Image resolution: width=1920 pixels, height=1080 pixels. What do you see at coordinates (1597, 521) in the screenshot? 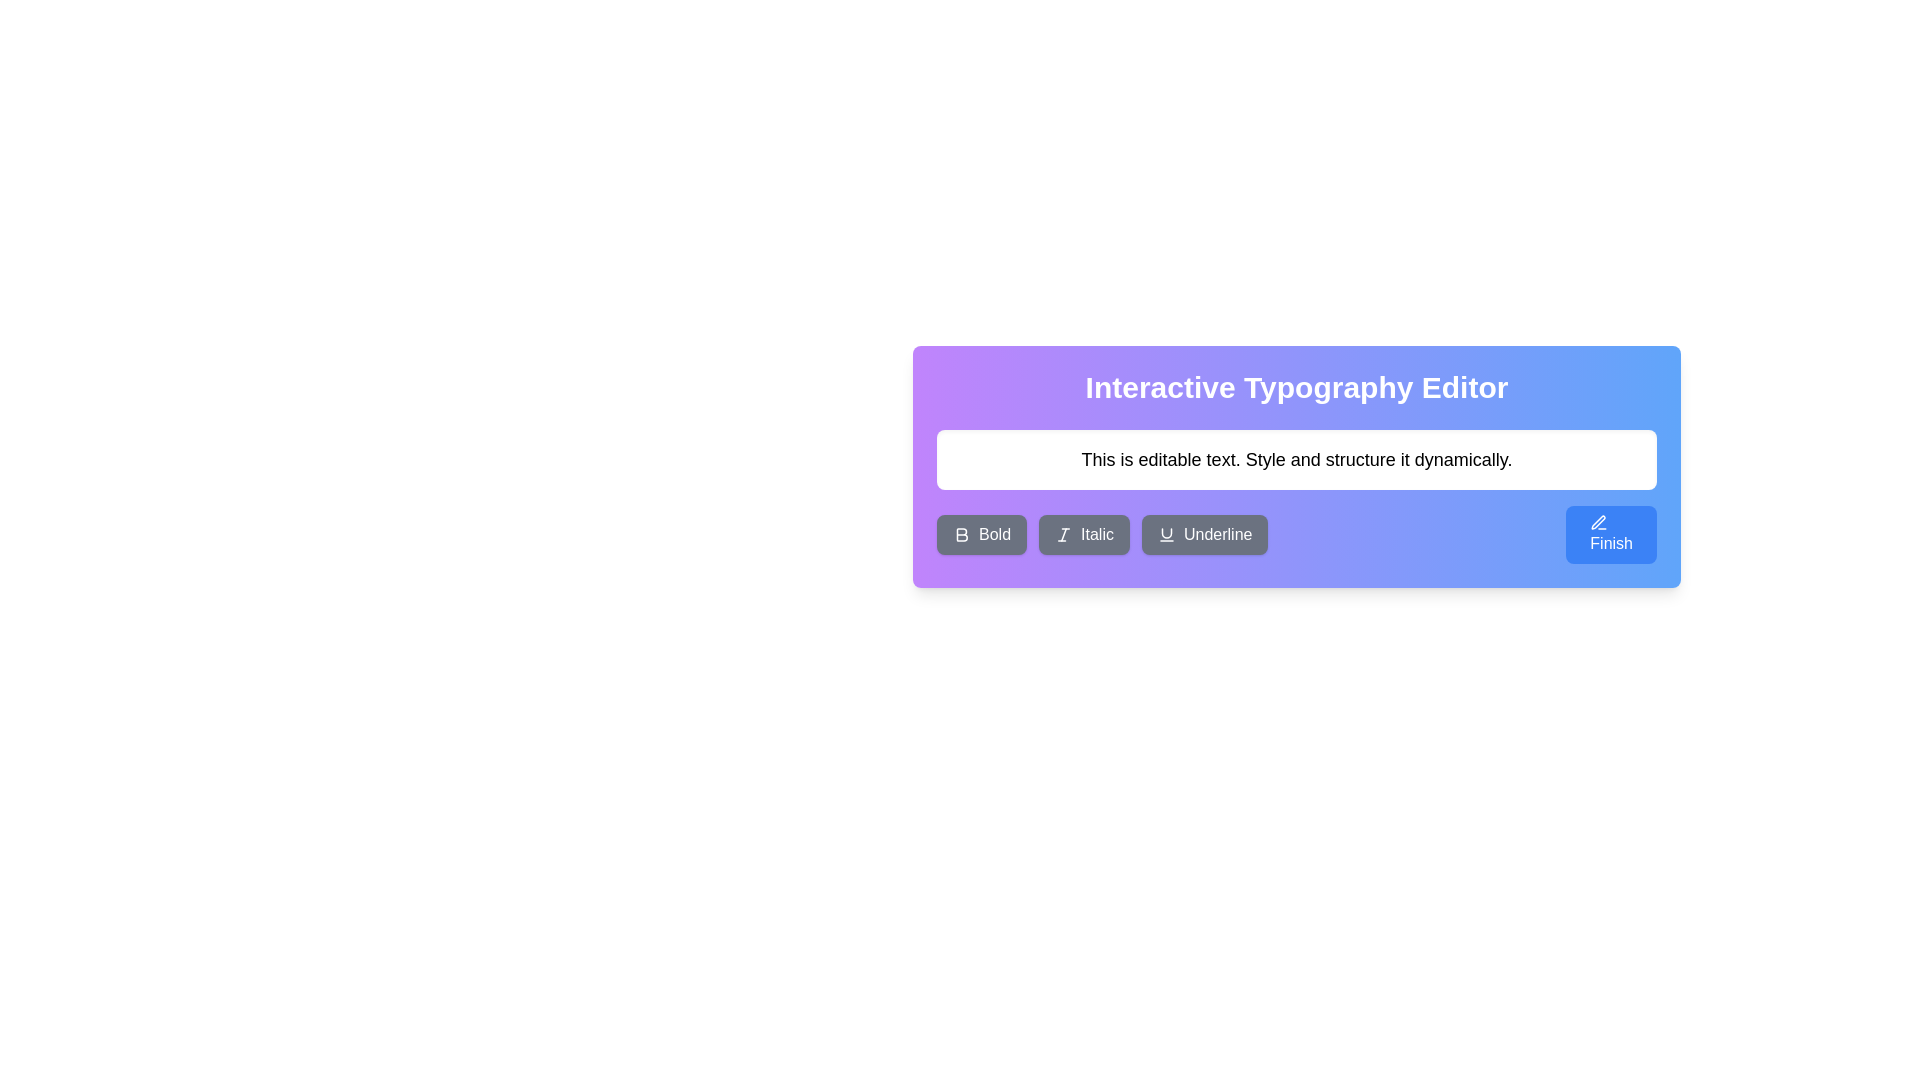
I see `the editing icon located in the bottom-right corner of the interface, next to the 'Finish' button, which is represented by a stylized depiction of a pen or editing tool` at bounding box center [1597, 521].